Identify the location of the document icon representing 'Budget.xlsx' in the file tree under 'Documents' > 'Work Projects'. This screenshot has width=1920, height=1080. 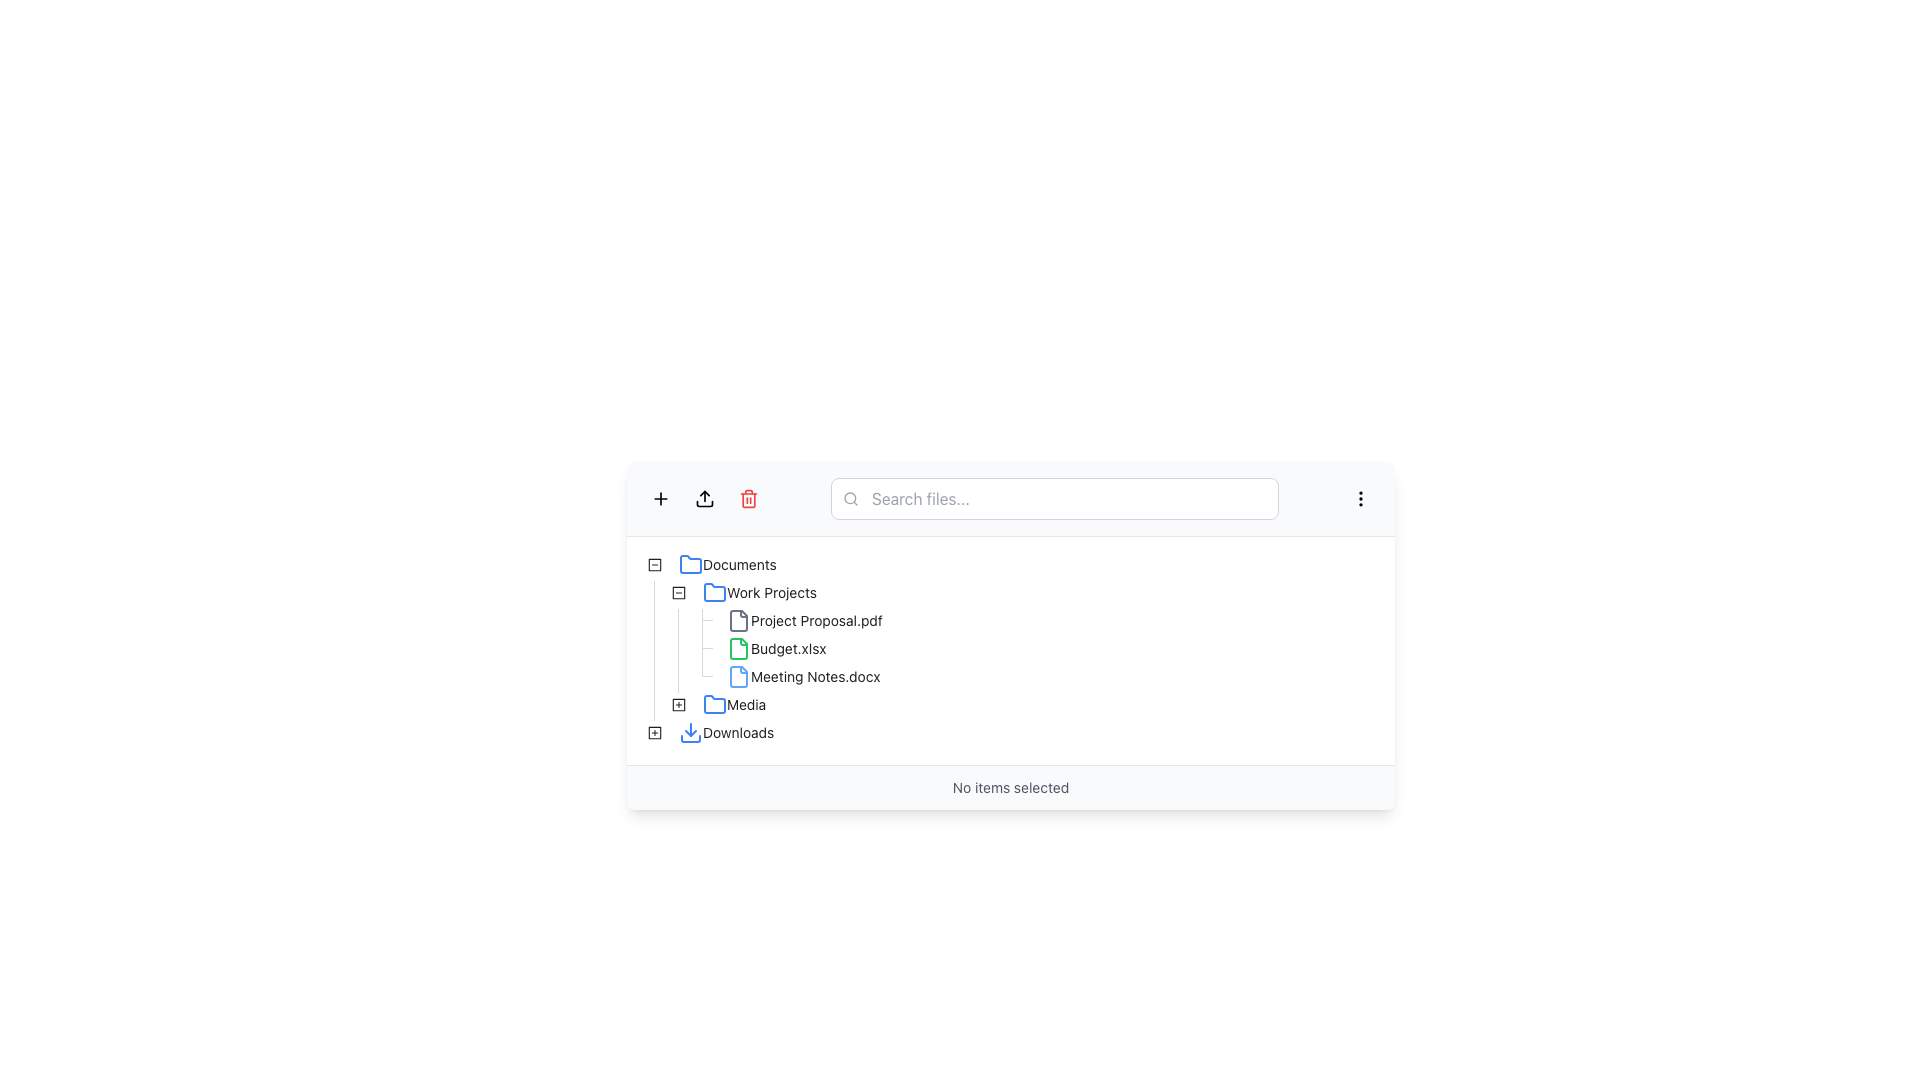
(738, 648).